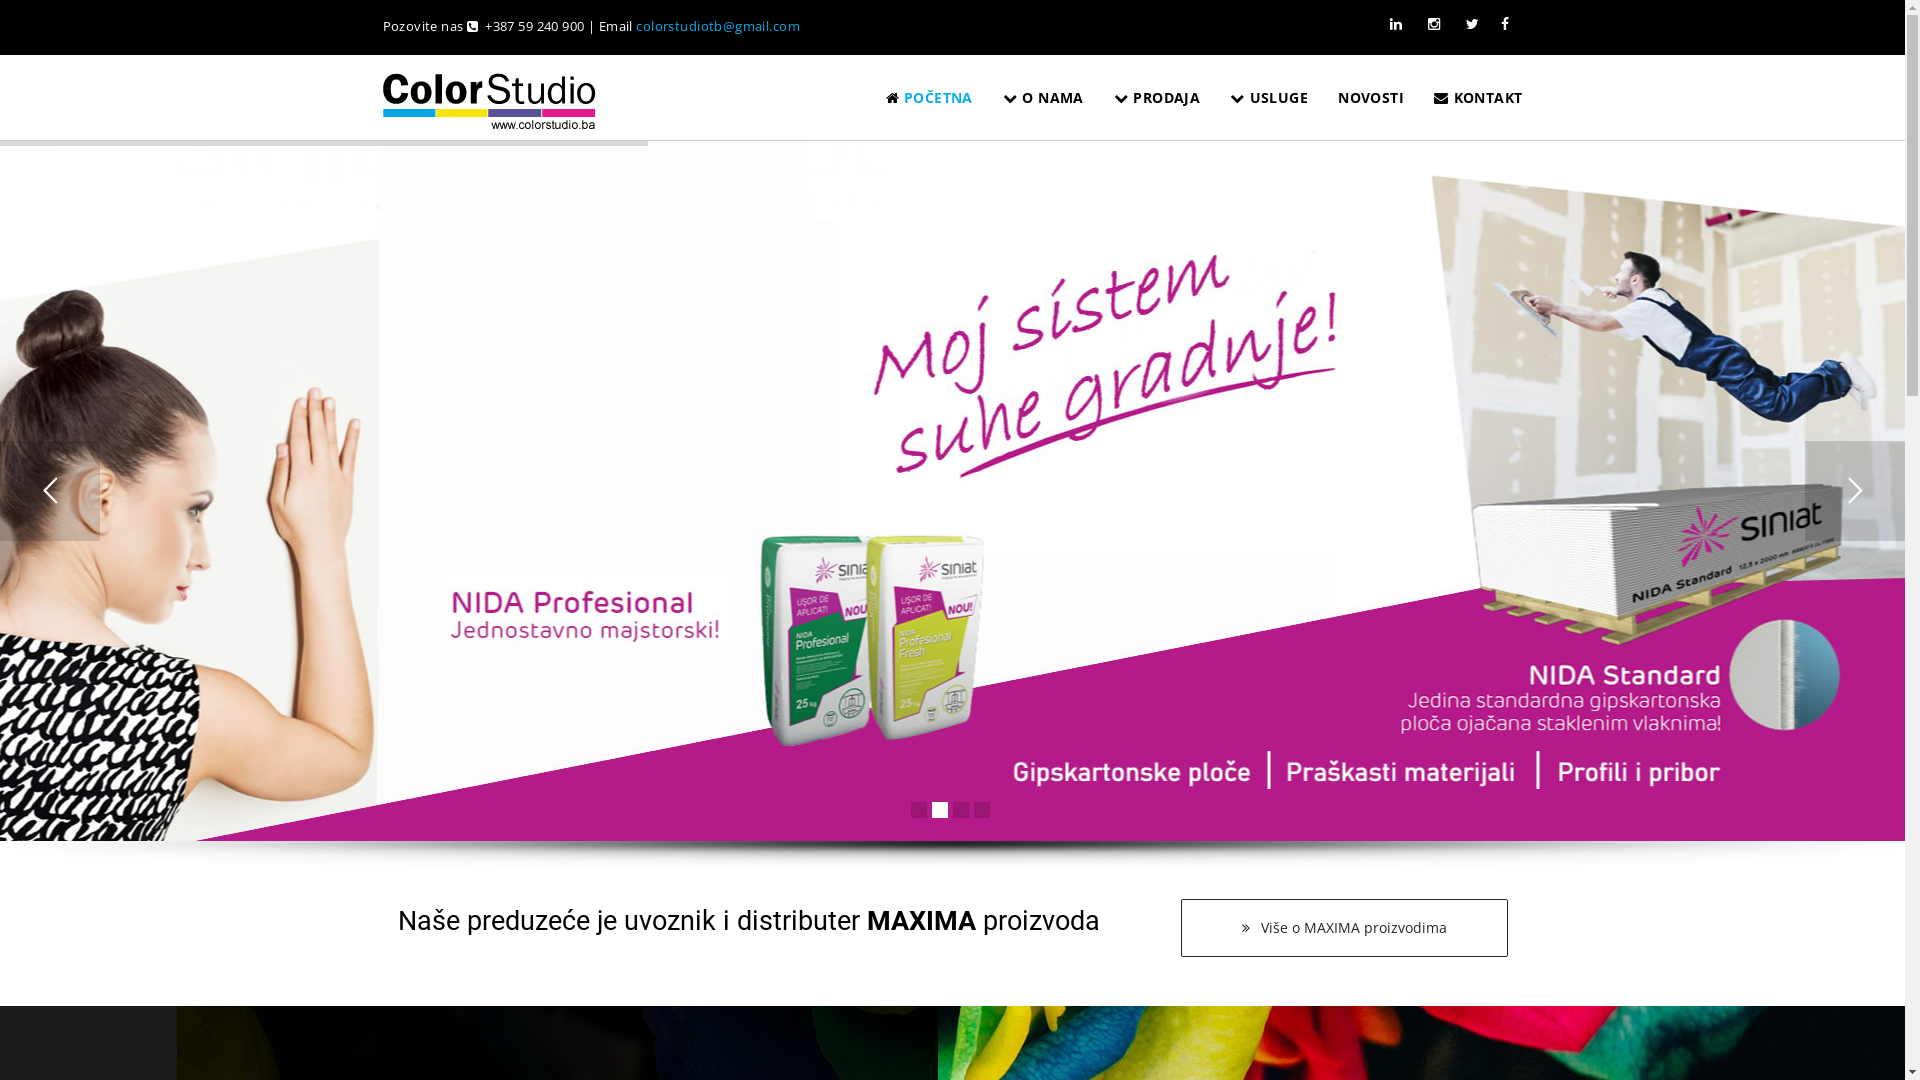  What do you see at coordinates (1156, 97) in the screenshot?
I see `'PRODAJA'` at bounding box center [1156, 97].